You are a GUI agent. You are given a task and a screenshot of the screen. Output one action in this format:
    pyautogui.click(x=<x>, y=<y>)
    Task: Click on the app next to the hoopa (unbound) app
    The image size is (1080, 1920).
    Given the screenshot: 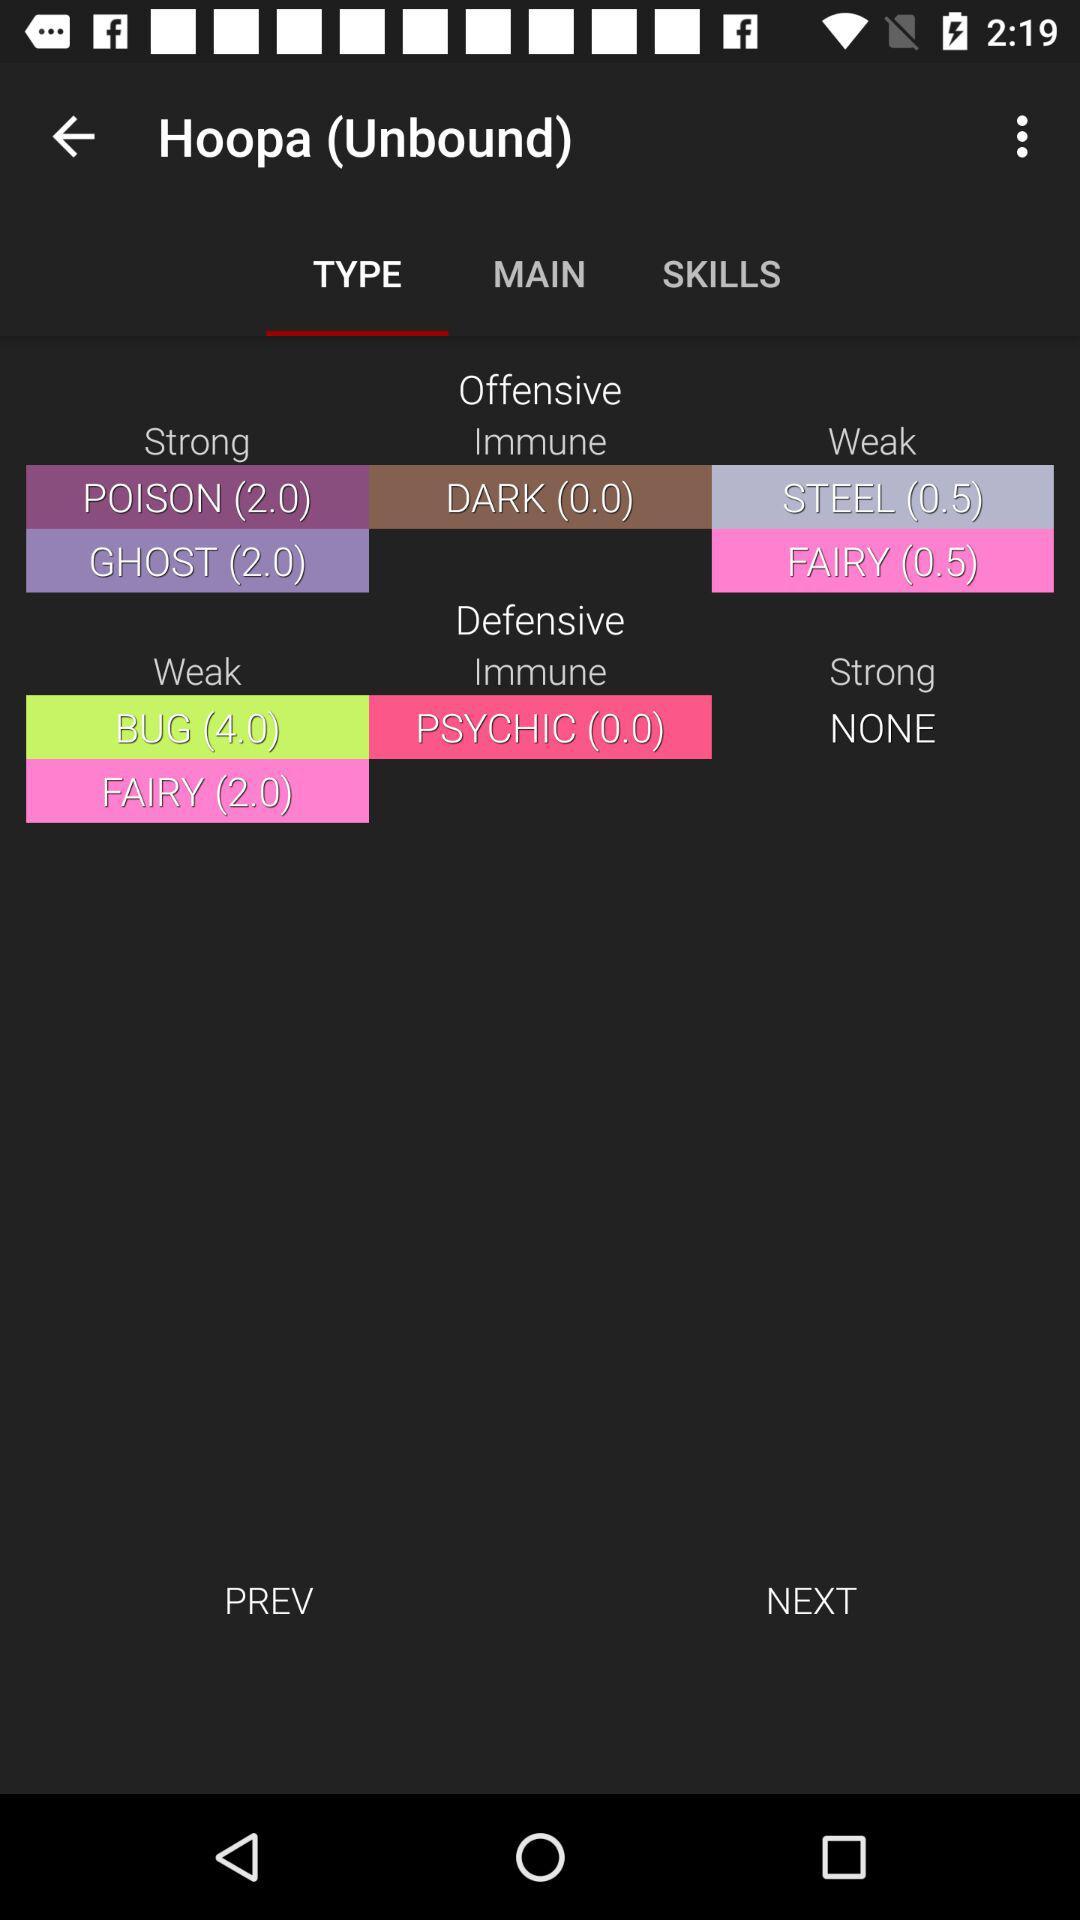 What is the action you would take?
    pyautogui.click(x=72, y=135)
    